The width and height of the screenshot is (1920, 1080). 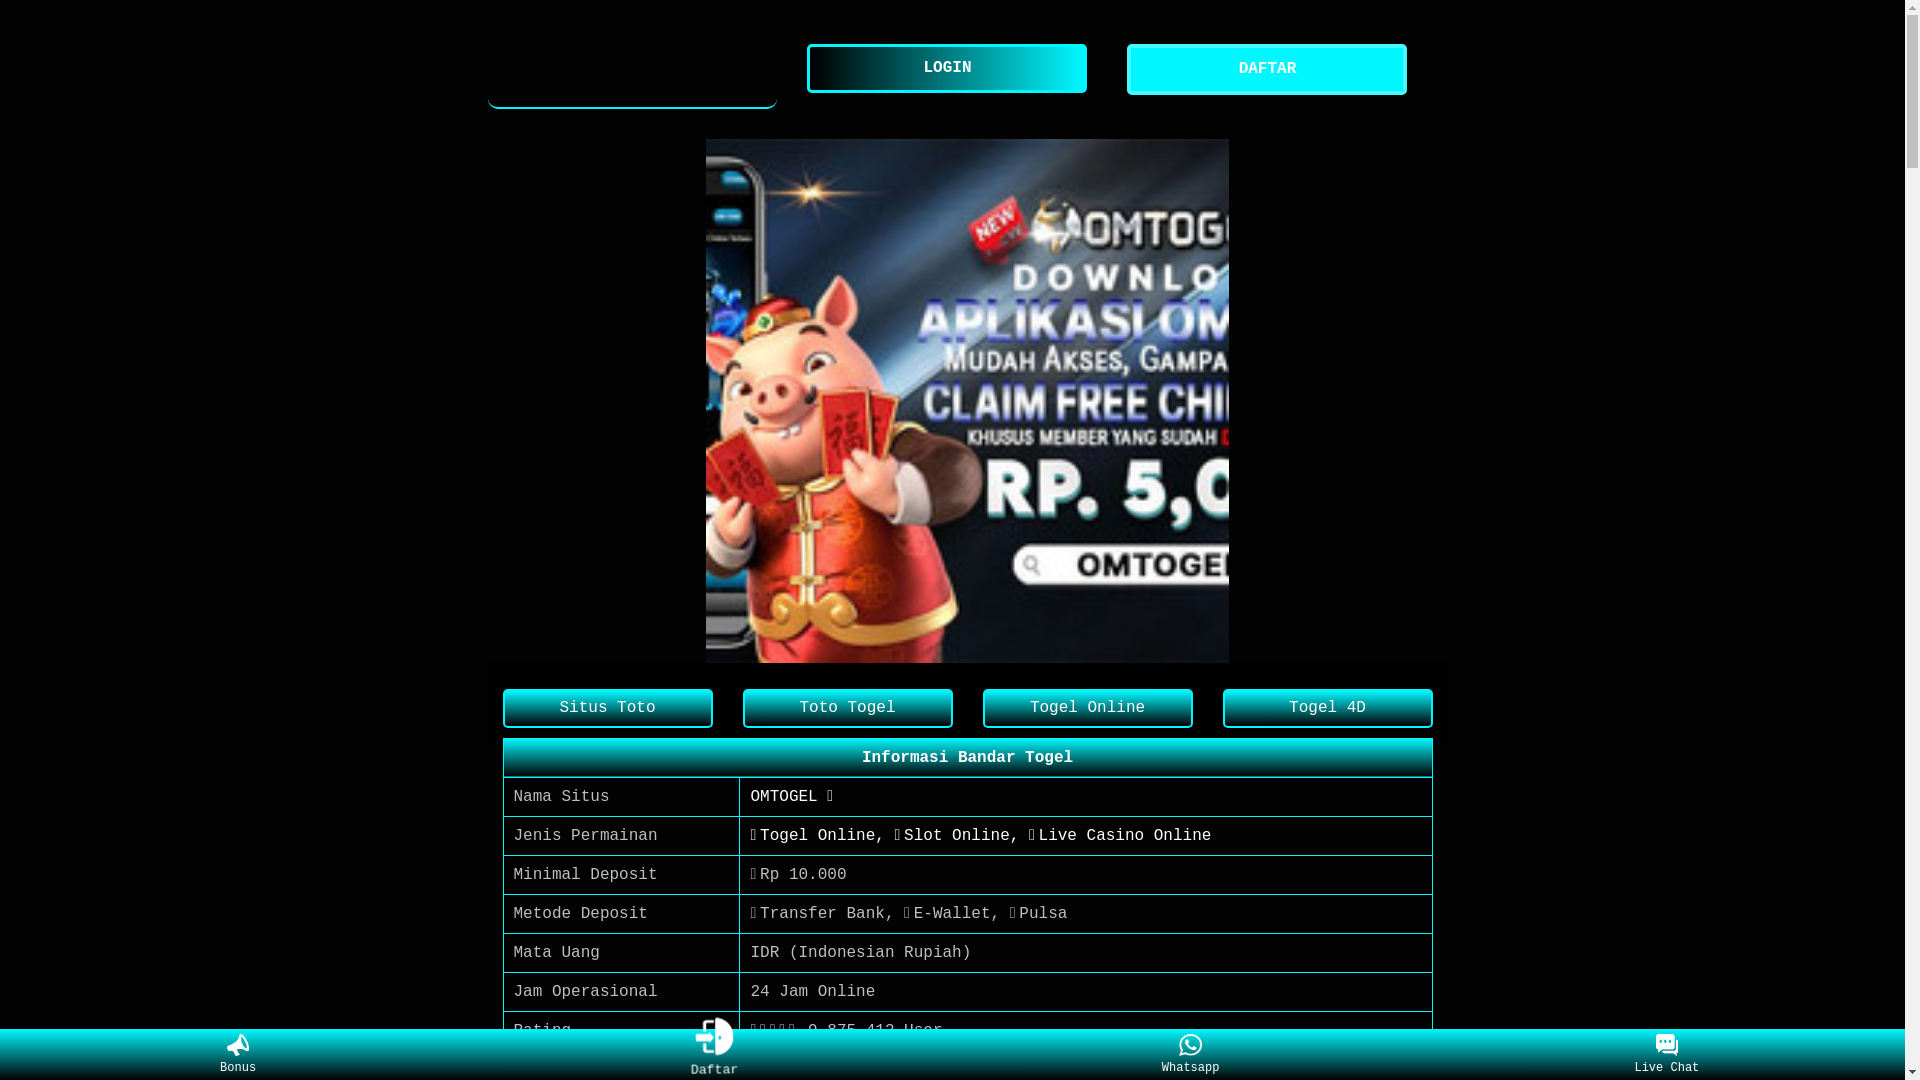 I want to click on 'LOGIN', so click(x=950, y=67).